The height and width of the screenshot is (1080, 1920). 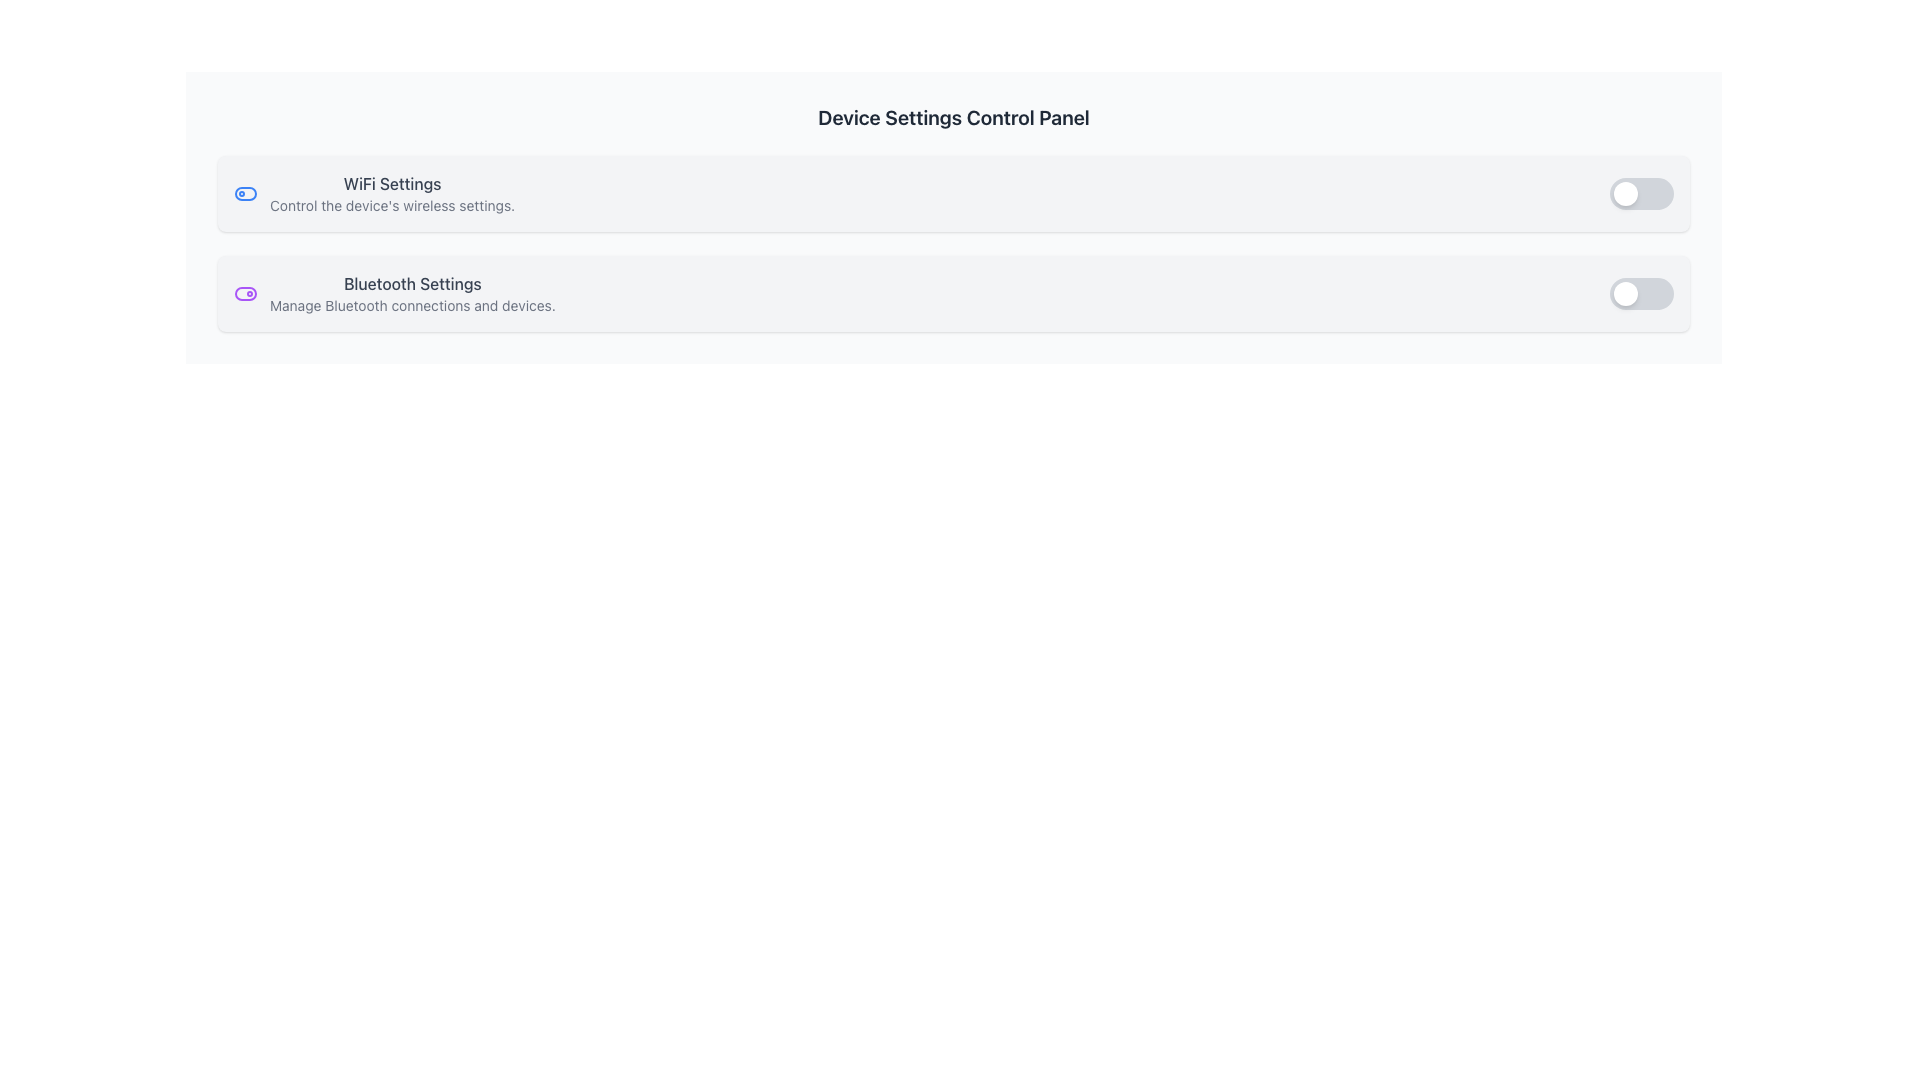 What do you see at coordinates (394, 293) in the screenshot?
I see `the Bluetooth settings informational card located in the top-left section of the settings menu, identified as the second item in a stack of options following 'WiFi Settings'` at bounding box center [394, 293].